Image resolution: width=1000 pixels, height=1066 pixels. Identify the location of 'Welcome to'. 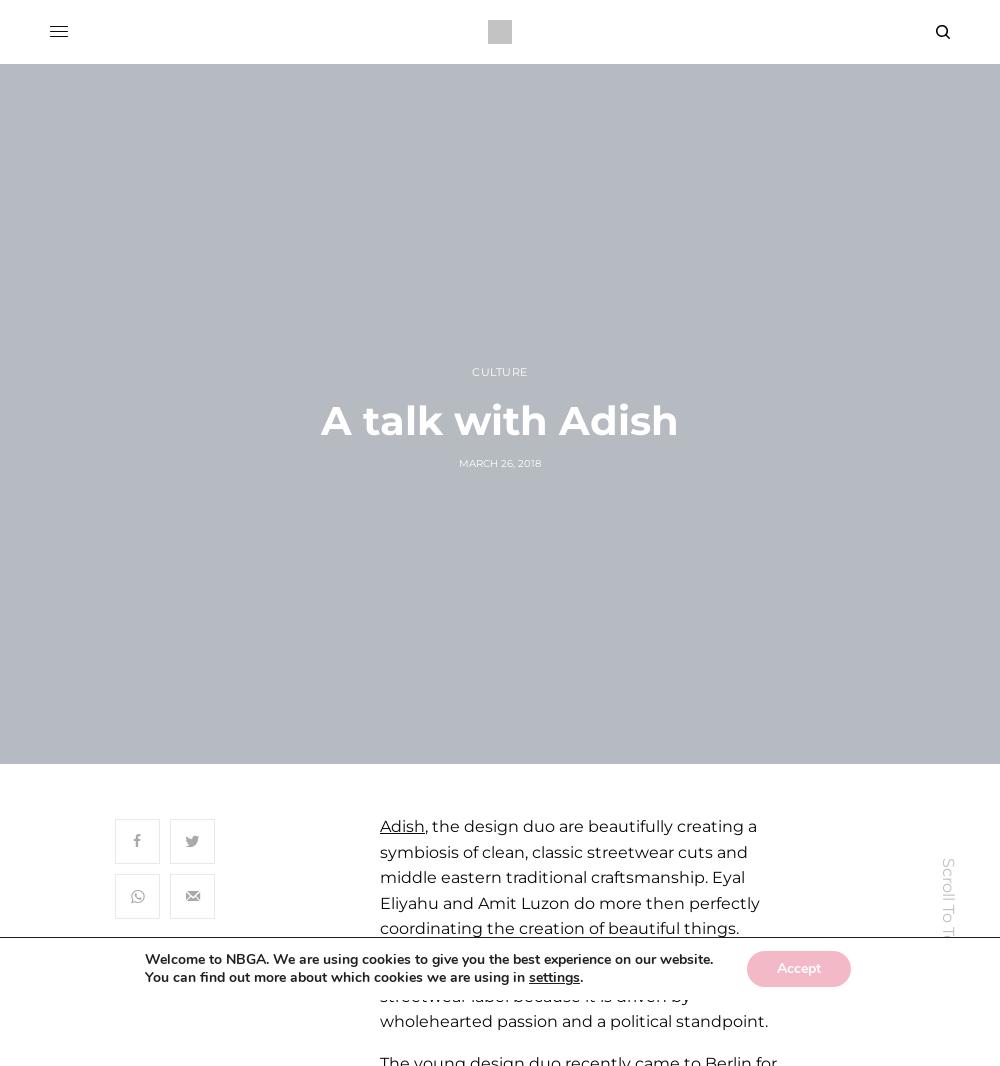
(184, 959).